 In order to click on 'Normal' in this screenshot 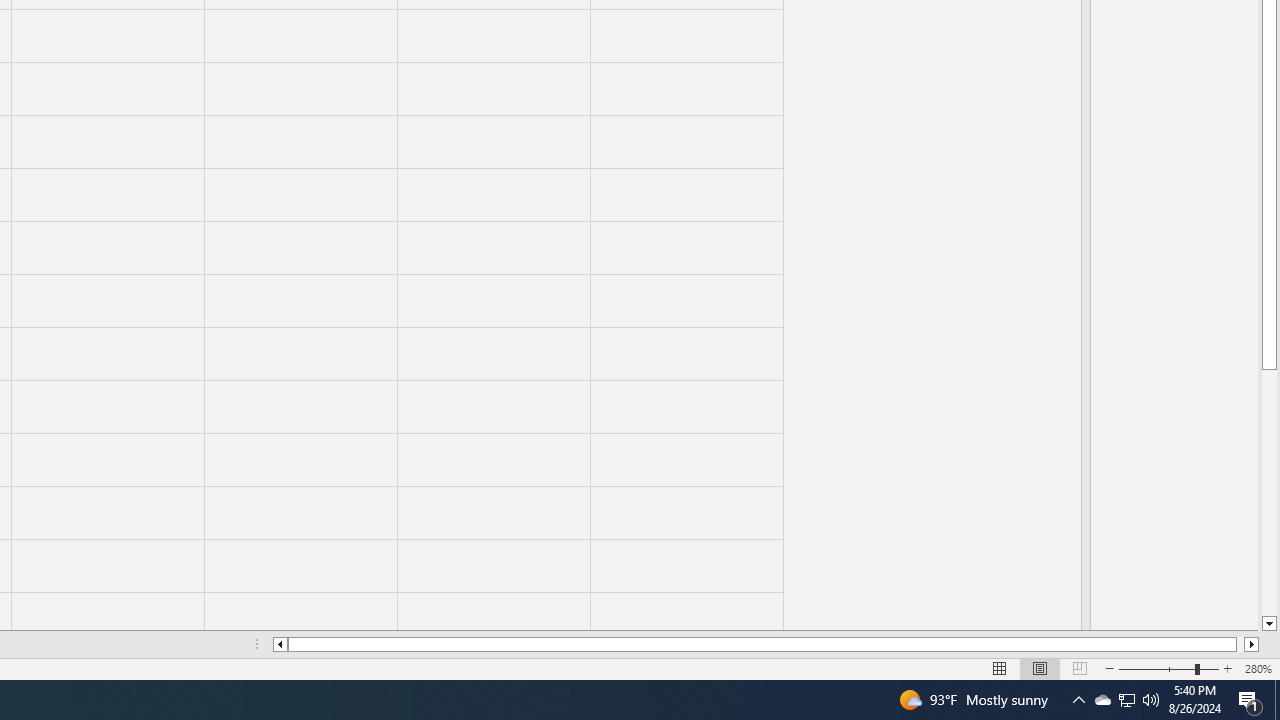, I will do `click(1000, 669)`.